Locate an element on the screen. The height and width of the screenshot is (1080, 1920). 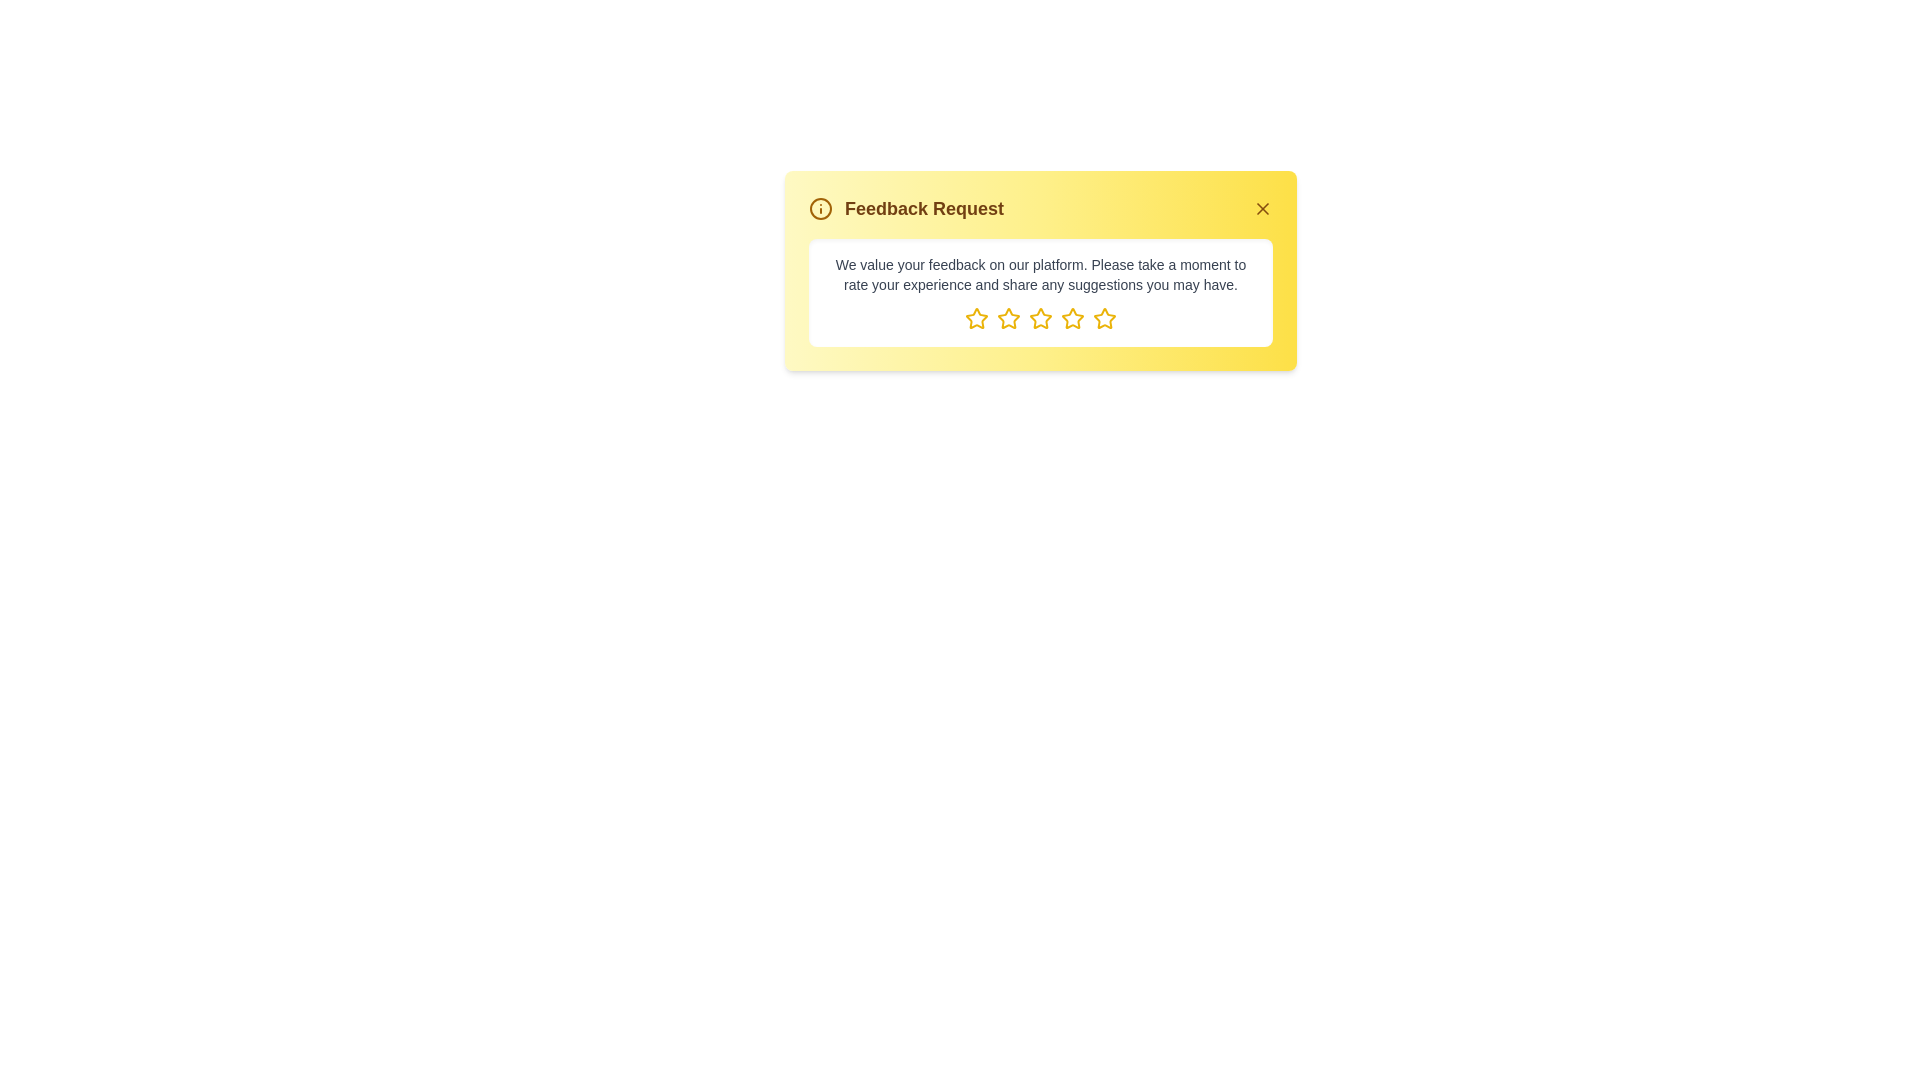
the element star_1 to observe its hover effect is located at coordinates (977, 318).